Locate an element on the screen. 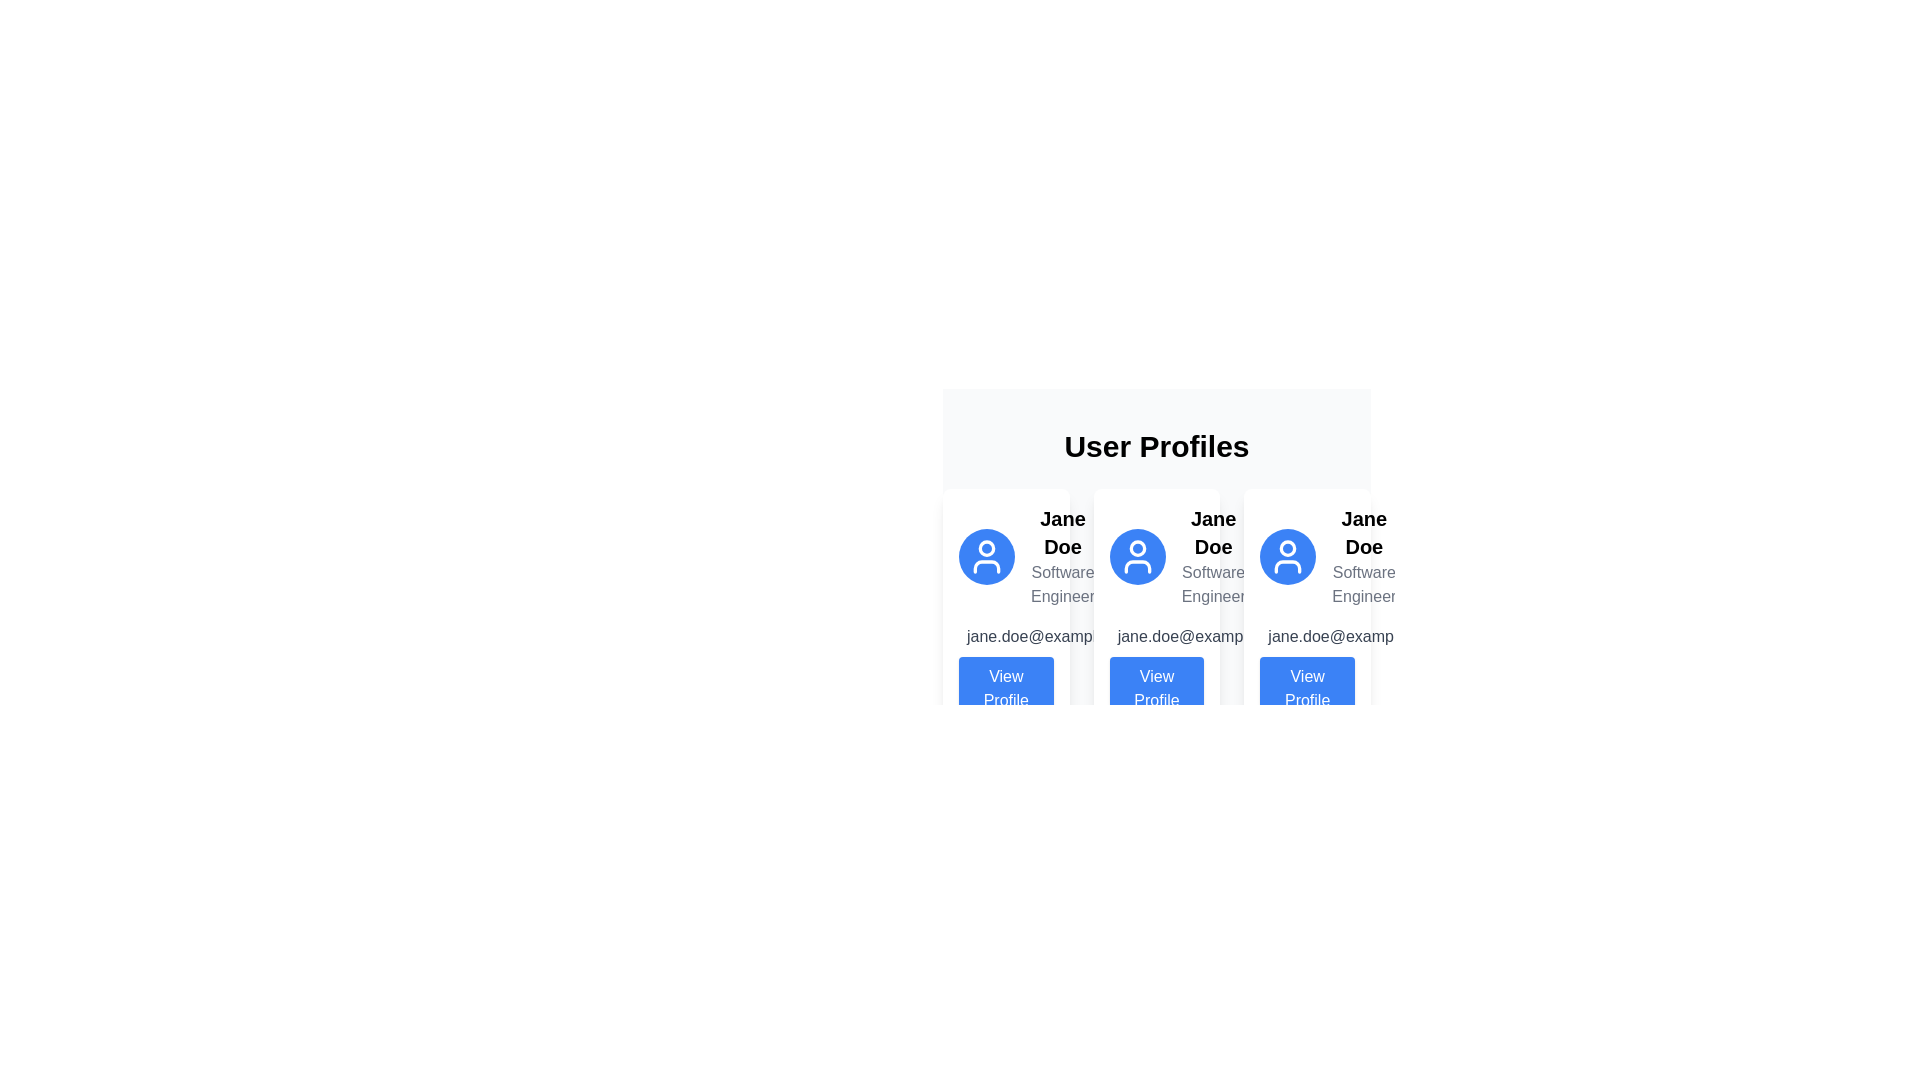  the button located at the bottom of the user profile card, directly below the email address 'jane.doe@example.com' is located at coordinates (1006, 688).